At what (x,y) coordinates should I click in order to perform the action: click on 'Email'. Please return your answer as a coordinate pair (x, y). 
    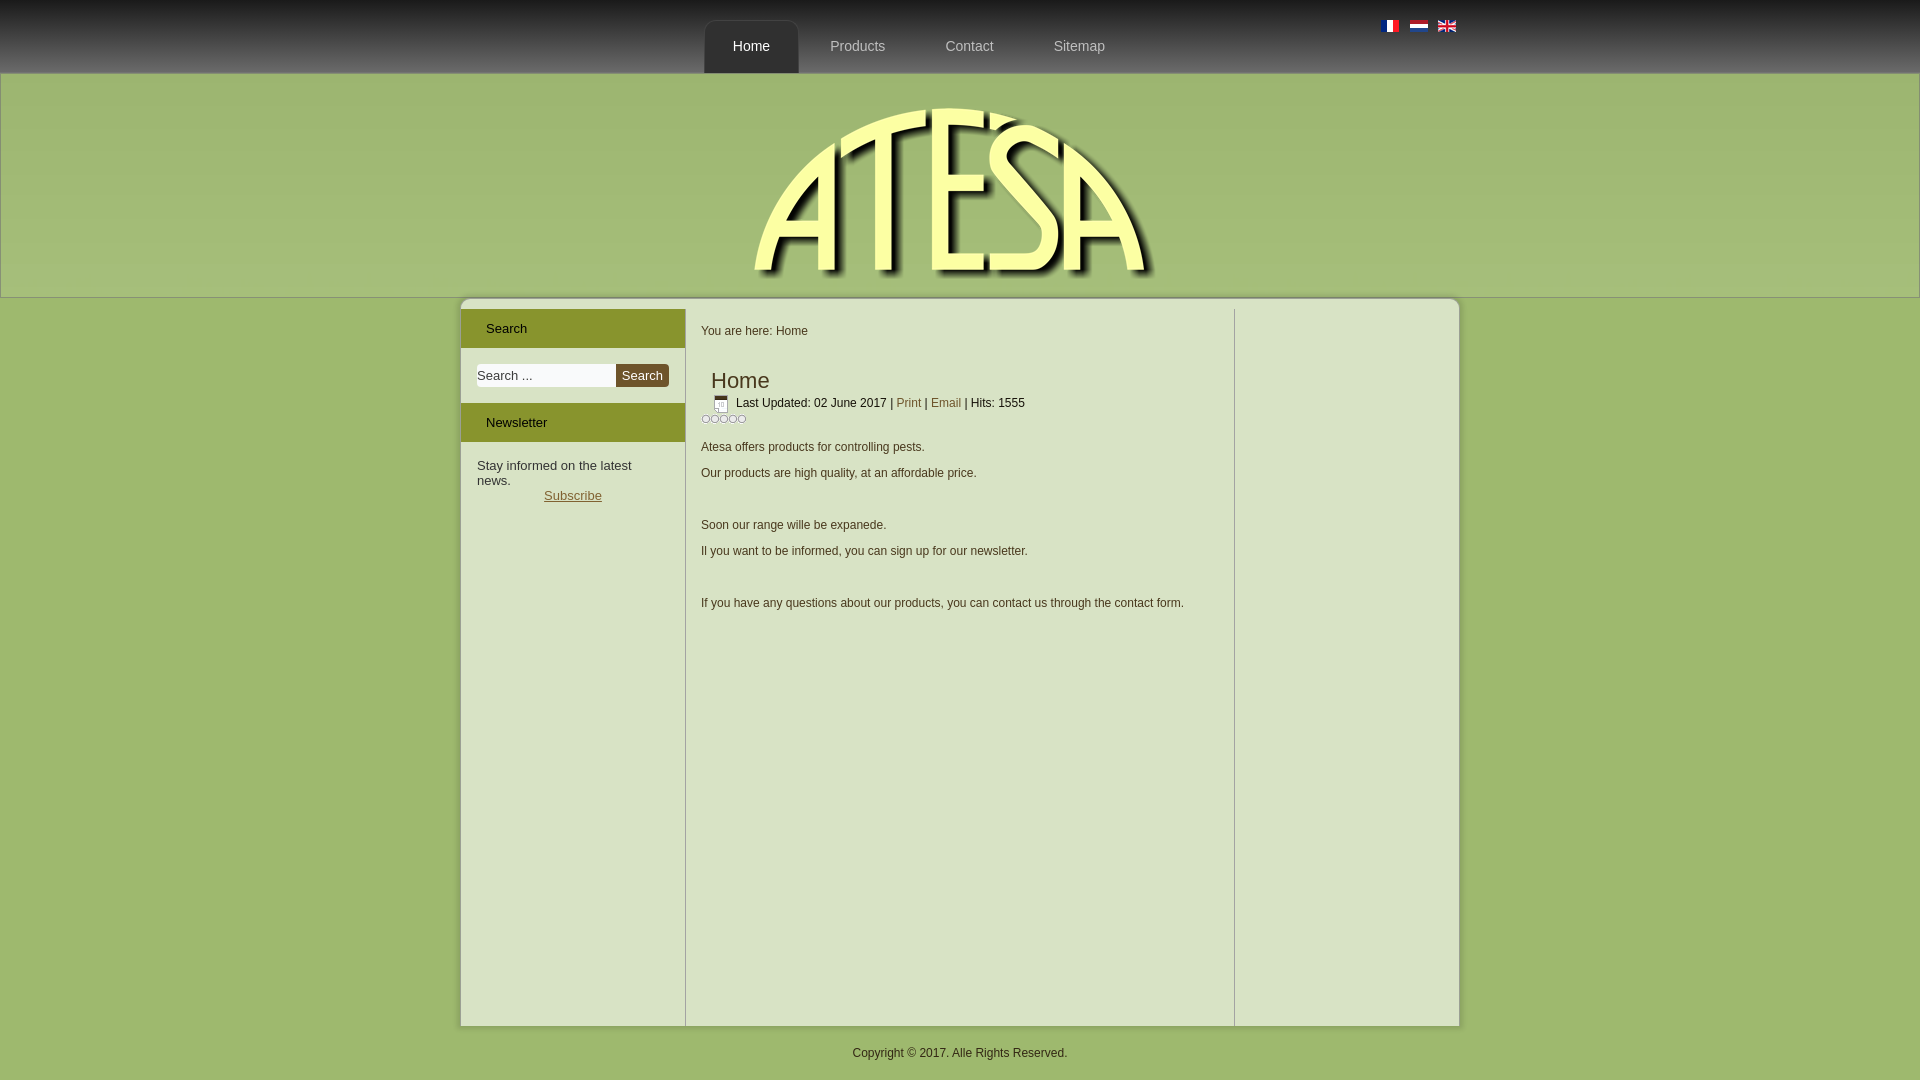
    Looking at the image, I should click on (946, 402).